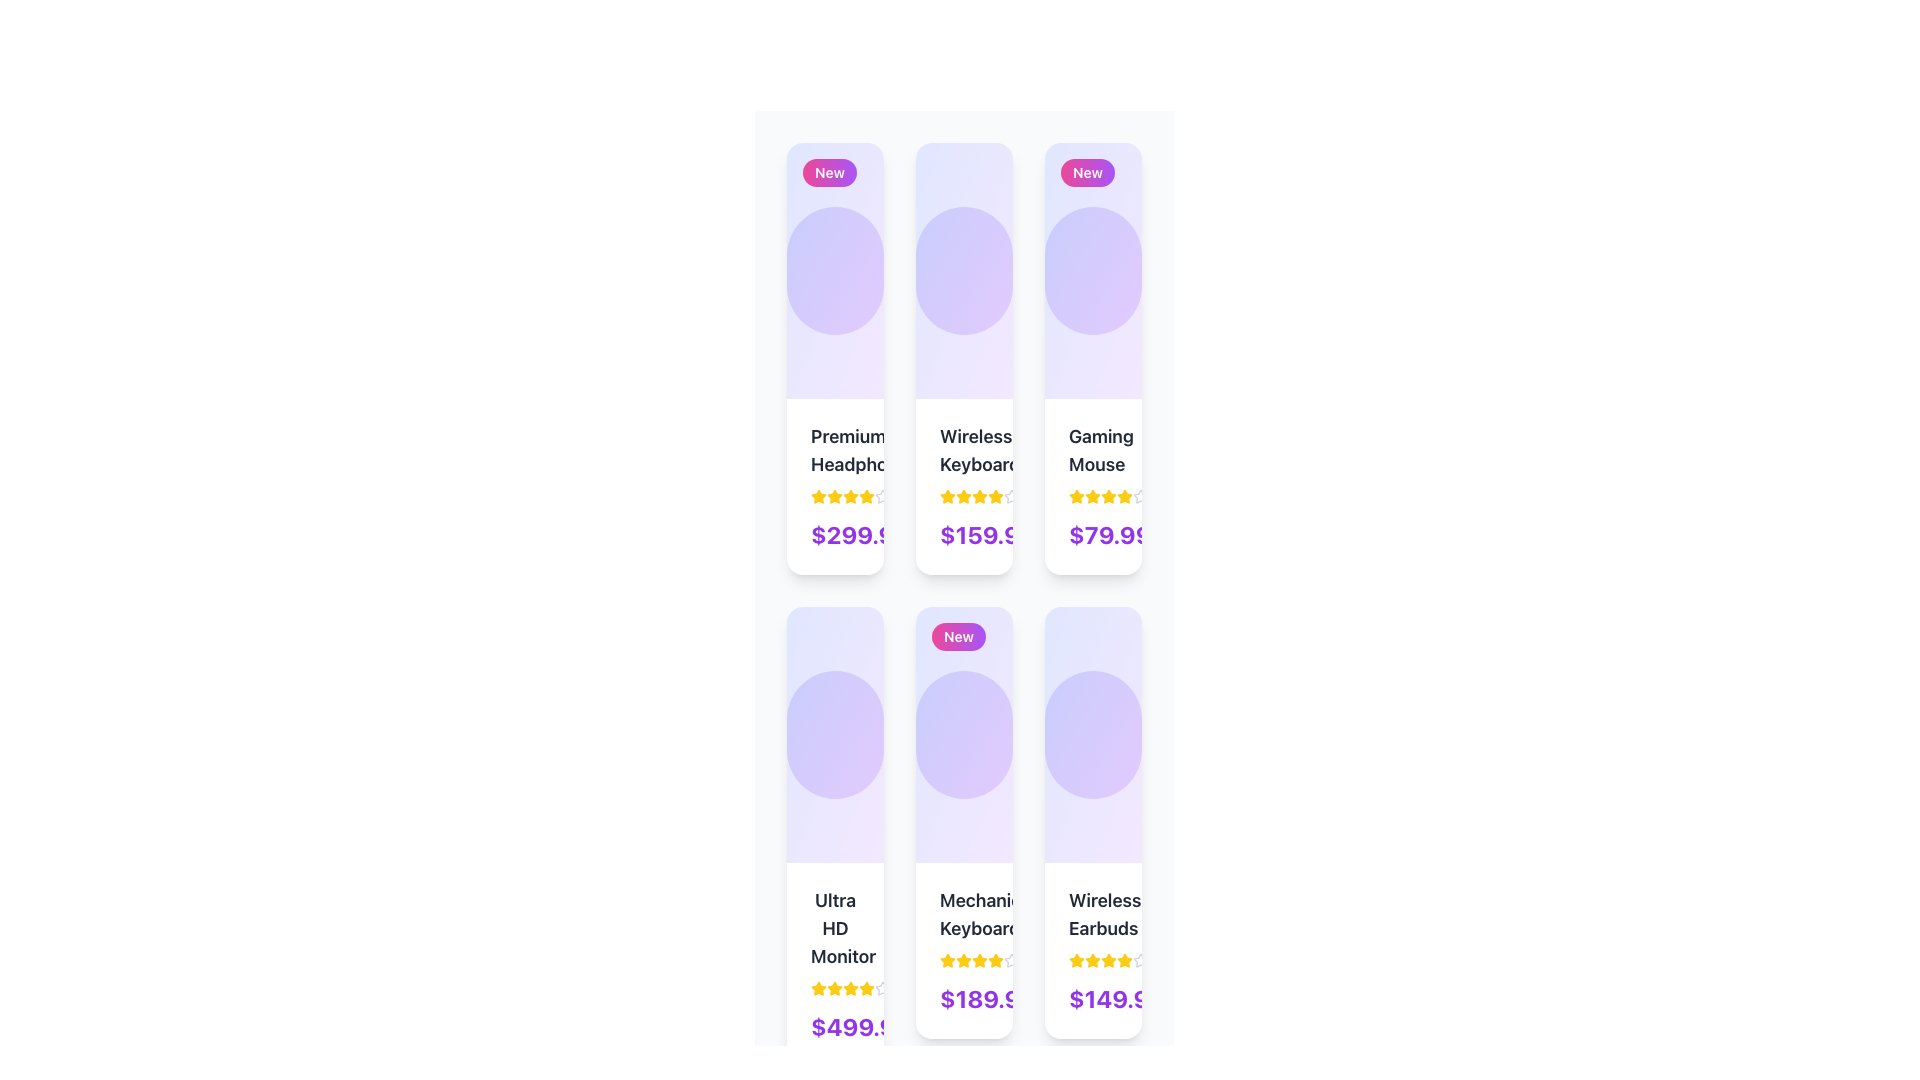  Describe the element at coordinates (1075, 959) in the screenshot. I see `the rating star element in the bottom row of the grid layout for the product 'Wireless Earbuds', located on top of the price '$149.99' to initiate a rating action` at that location.